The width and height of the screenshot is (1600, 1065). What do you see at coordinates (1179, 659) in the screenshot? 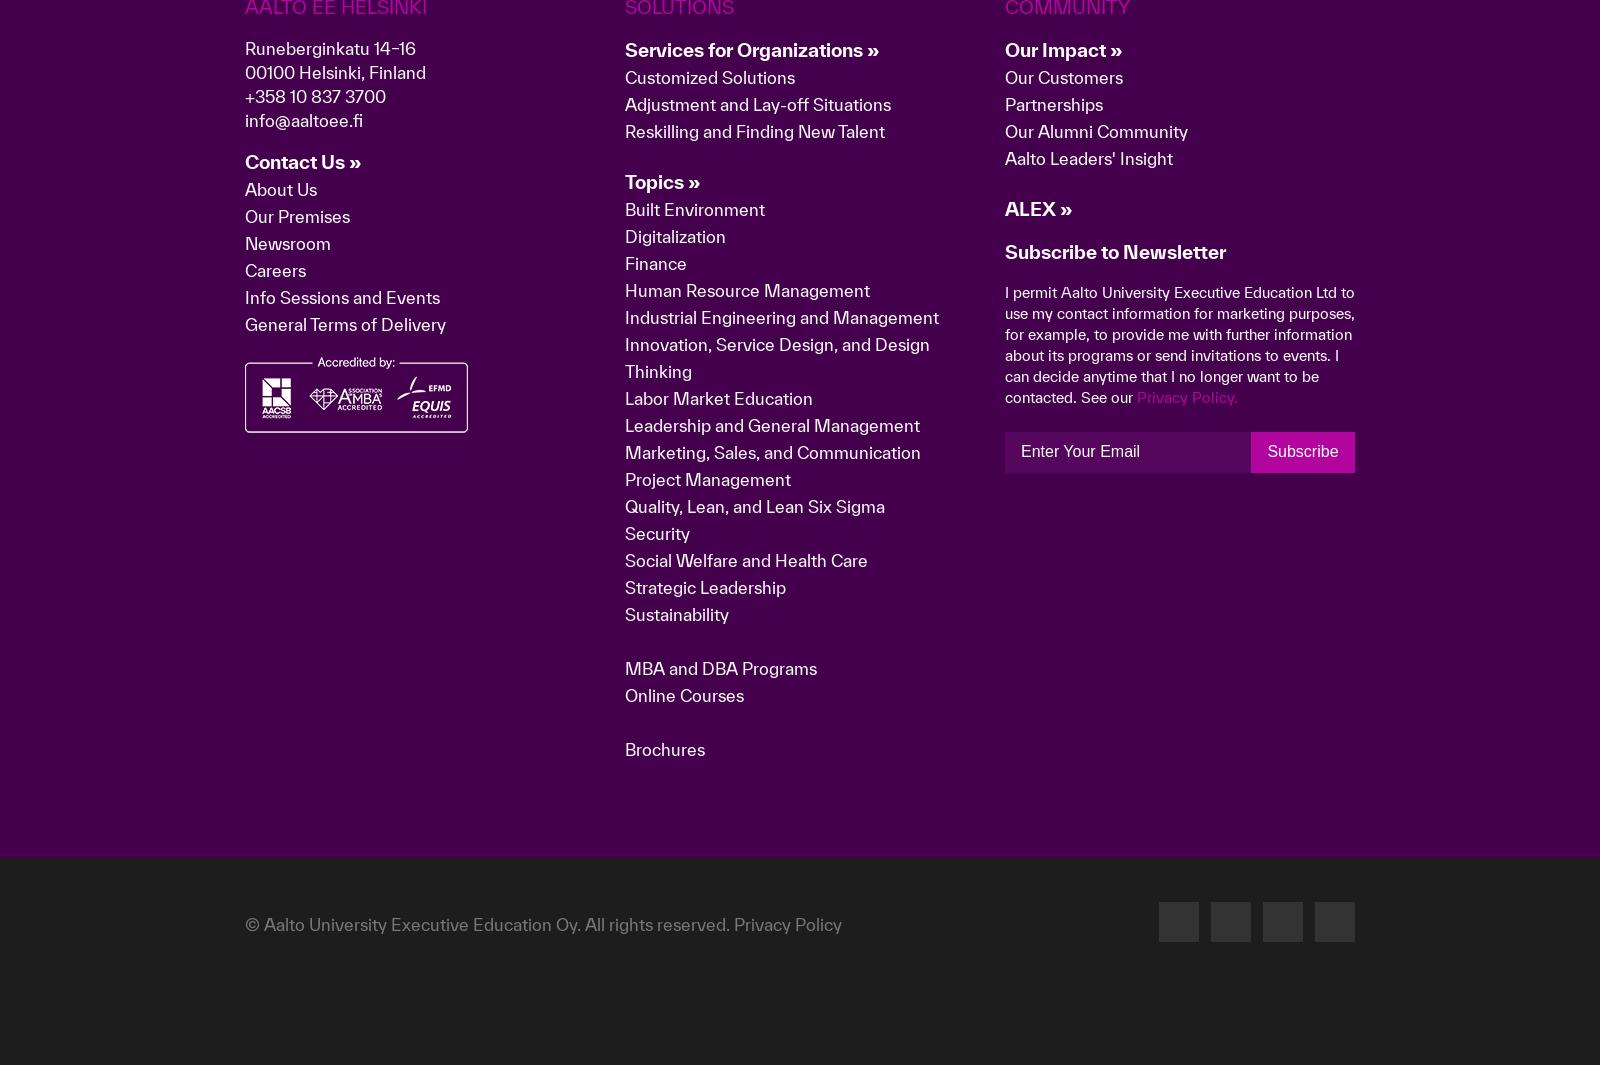
I see `'I permit Aalto University Executive Education Ltd to use my contact information for marketing purposes, for example, to provide me with further information about its programs or send invitations to events. I can decide anytime that I no longer want to be contacted. See our'` at bounding box center [1179, 659].